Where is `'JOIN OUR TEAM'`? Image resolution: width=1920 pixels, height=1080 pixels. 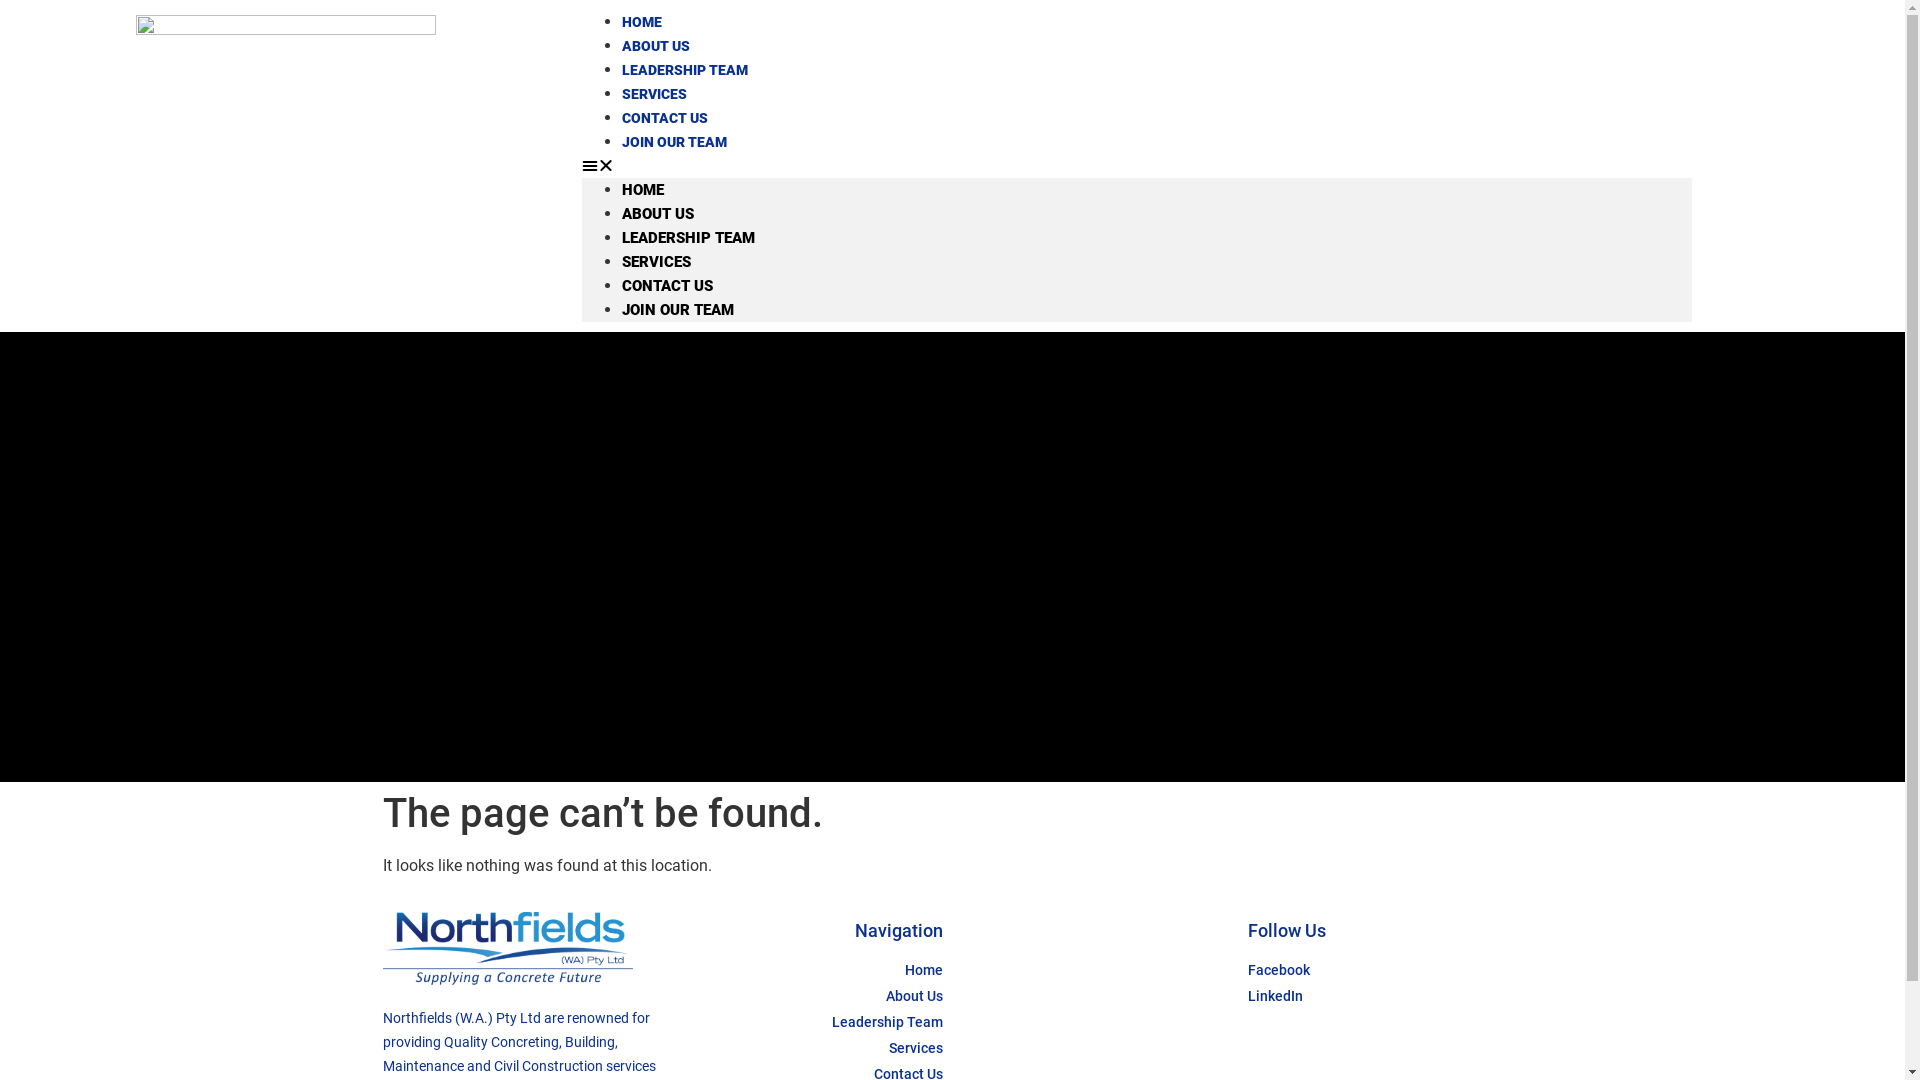
'JOIN OUR TEAM' is located at coordinates (677, 309).